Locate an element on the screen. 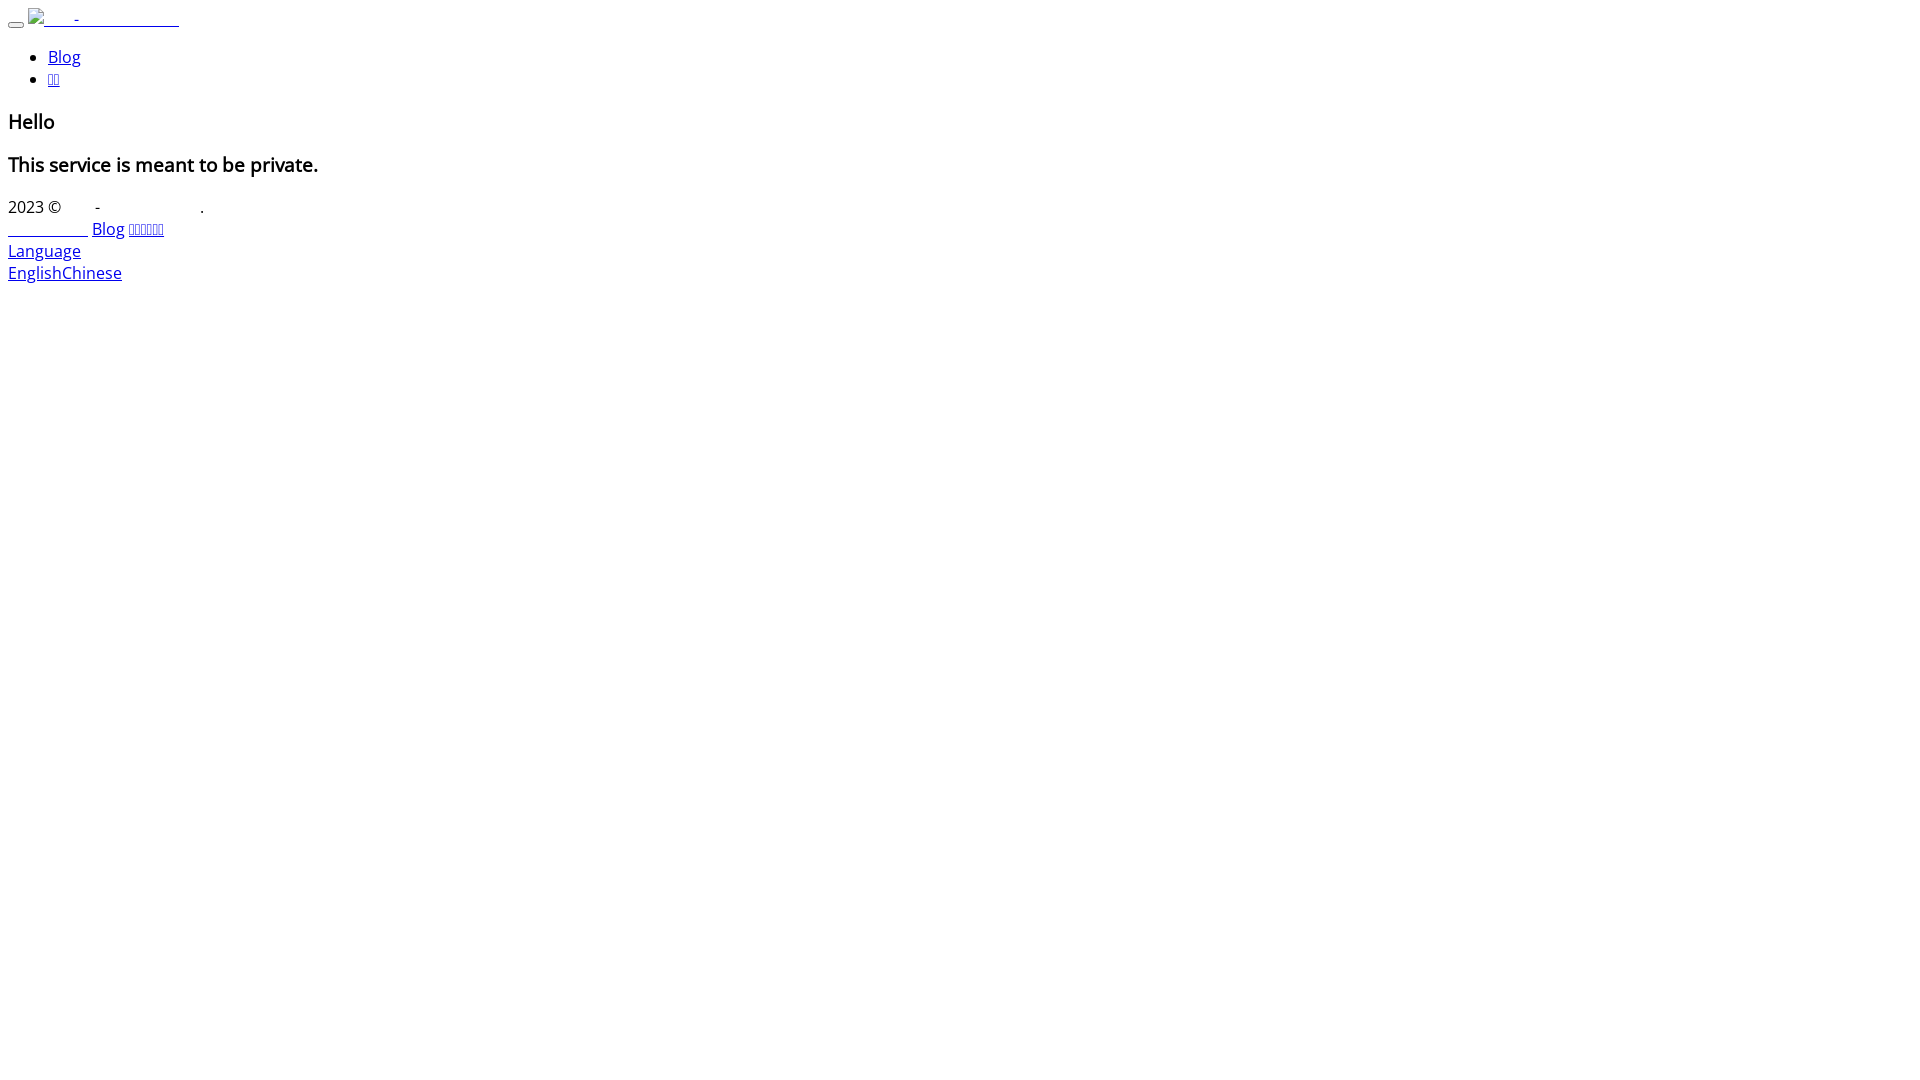 Image resolution: width=1920 pixels, height=1080 pixels. 'Chinese' is located at coordinates (90, 273).